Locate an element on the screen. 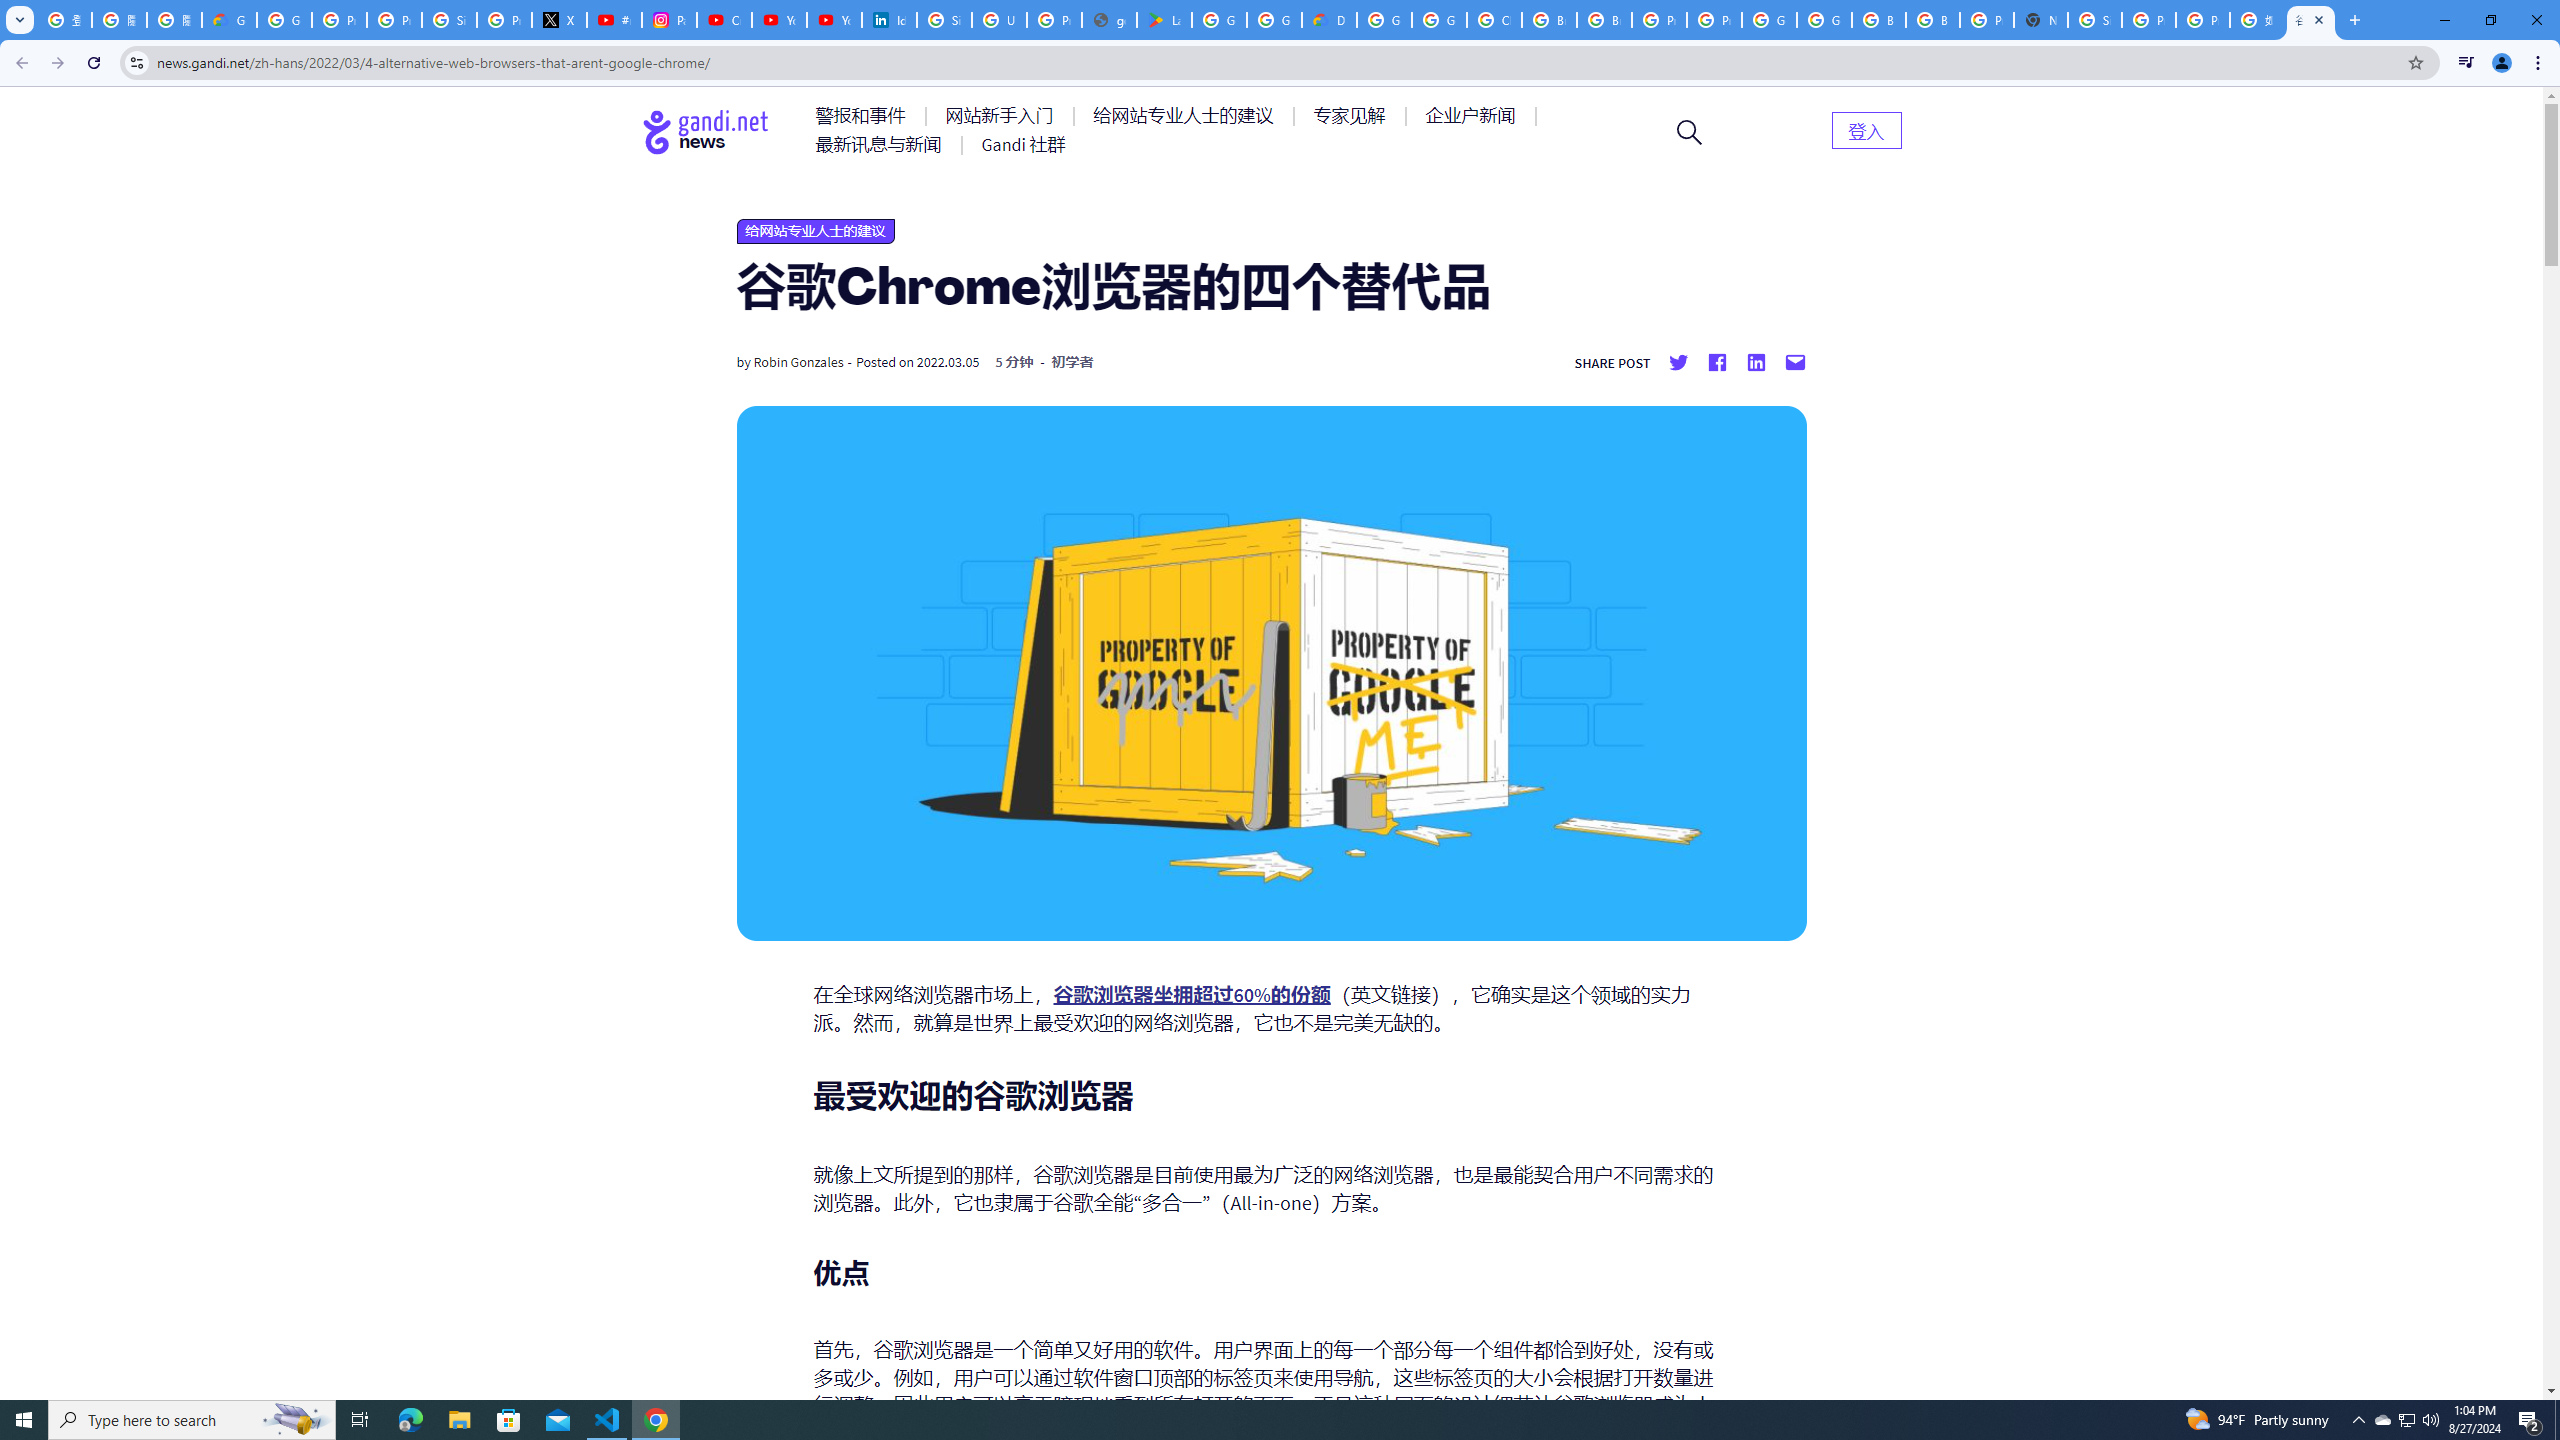  'Google Cloud Platform' is located at coordinates (1768, 19).